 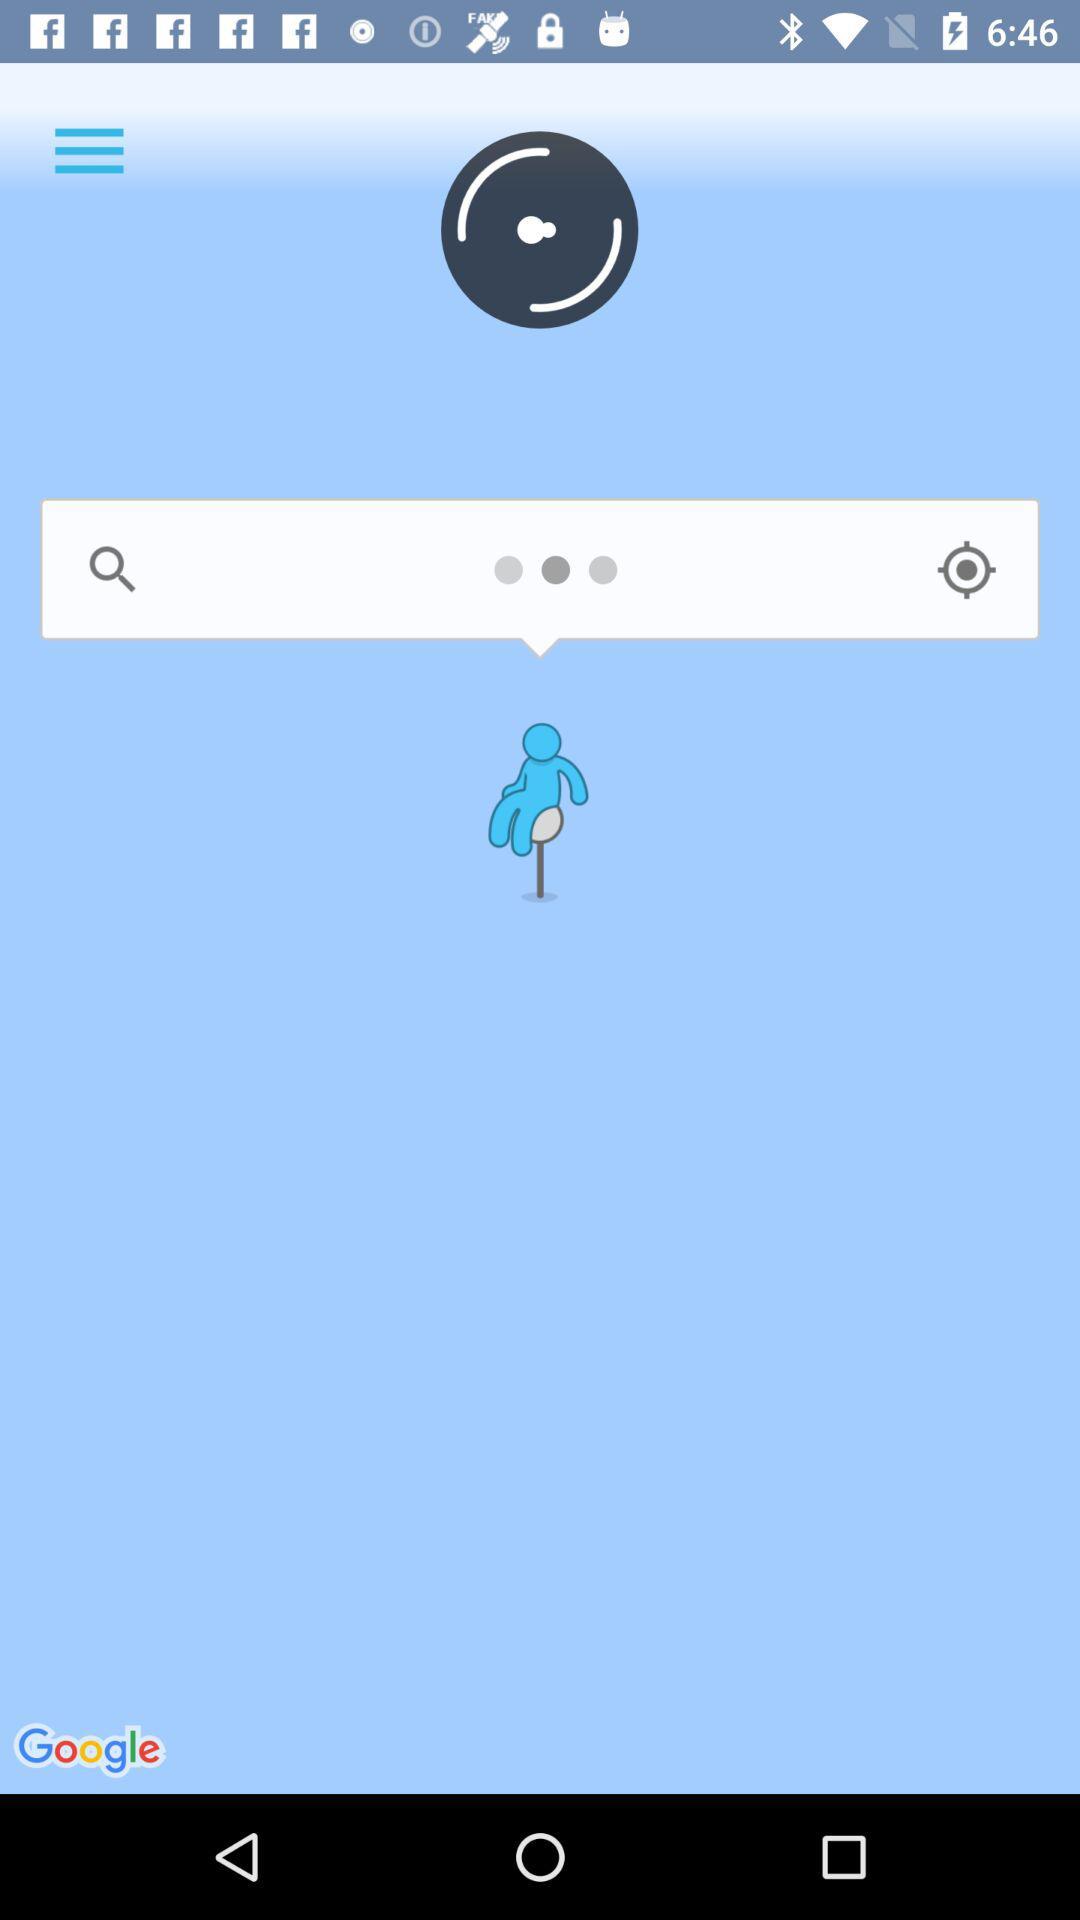 What do you see at coordinates (965, 569) in the screenshot?
I see `watching semple` at bounding box center [965, 569].